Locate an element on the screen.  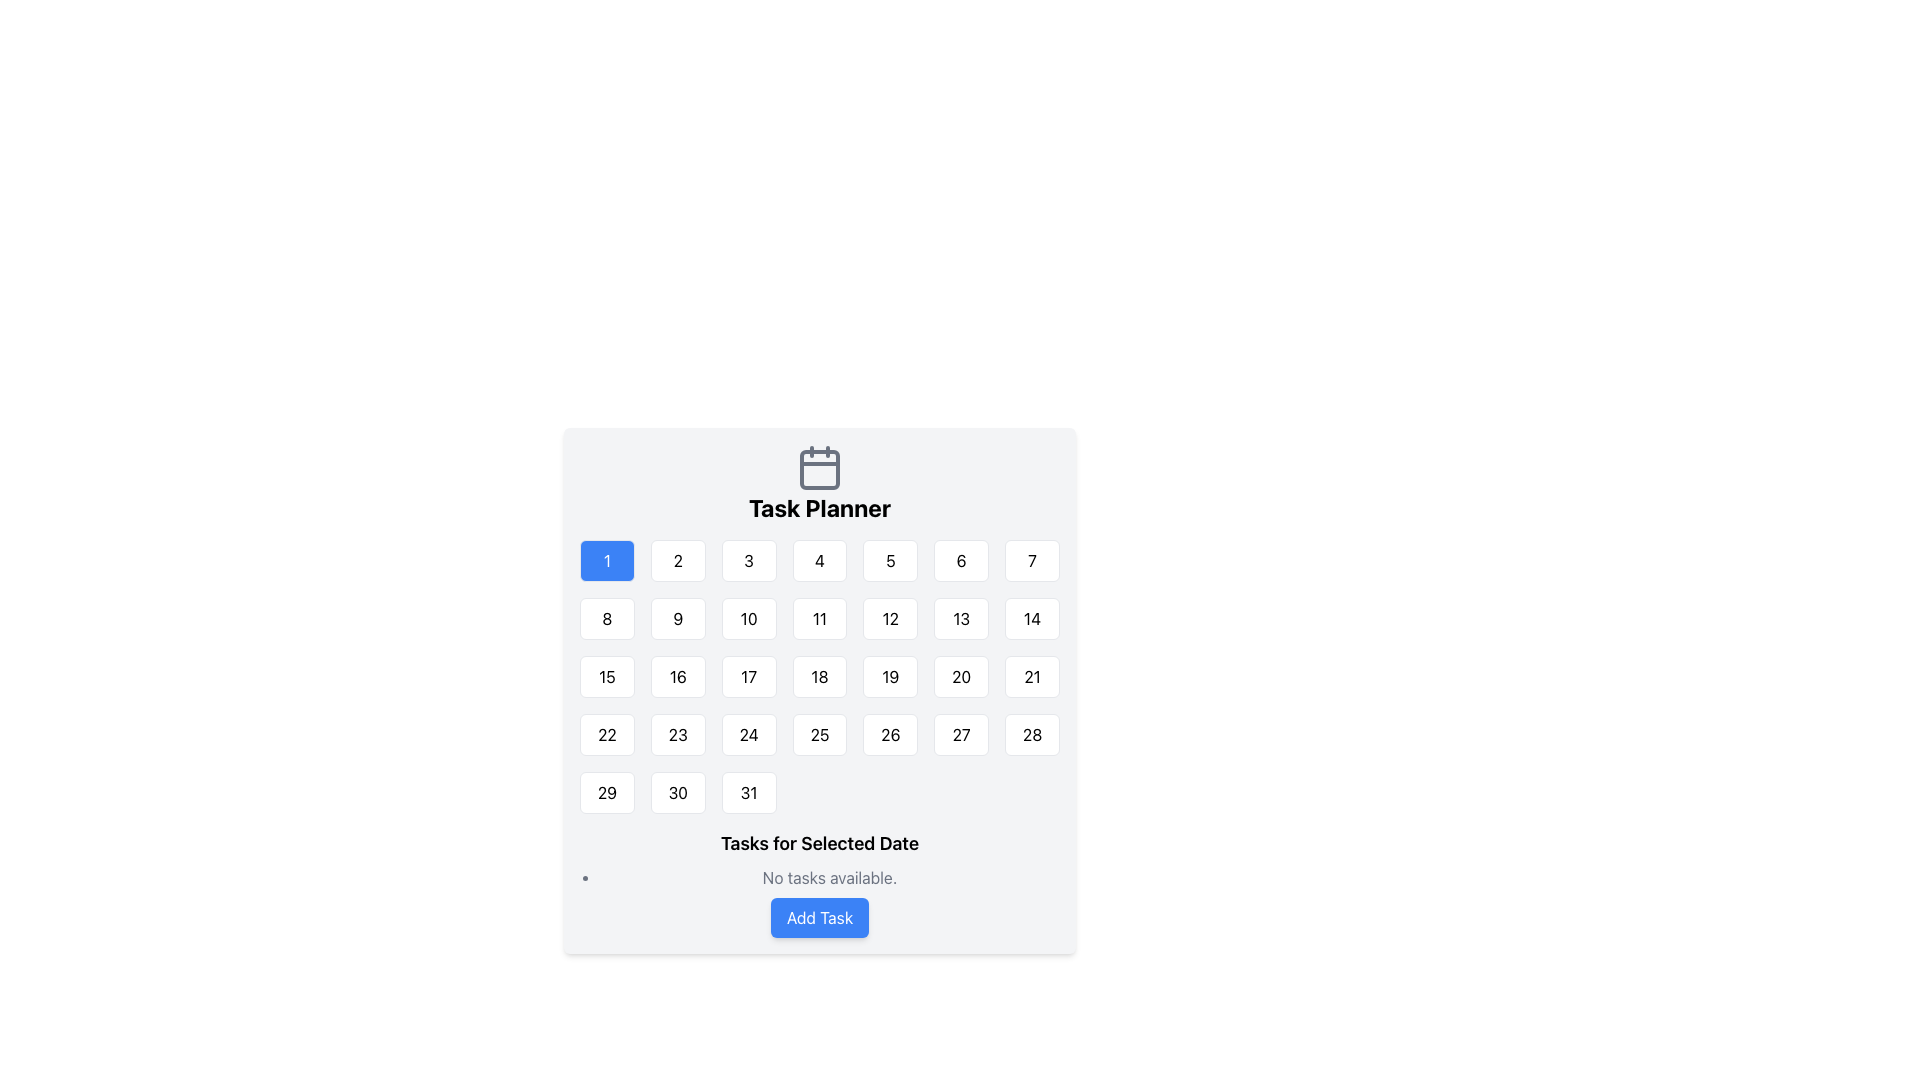
the square button with a white background and black text displaying '24' located in the 7th row and 4th column of the numerical grid is located at coordinates (748, 735).